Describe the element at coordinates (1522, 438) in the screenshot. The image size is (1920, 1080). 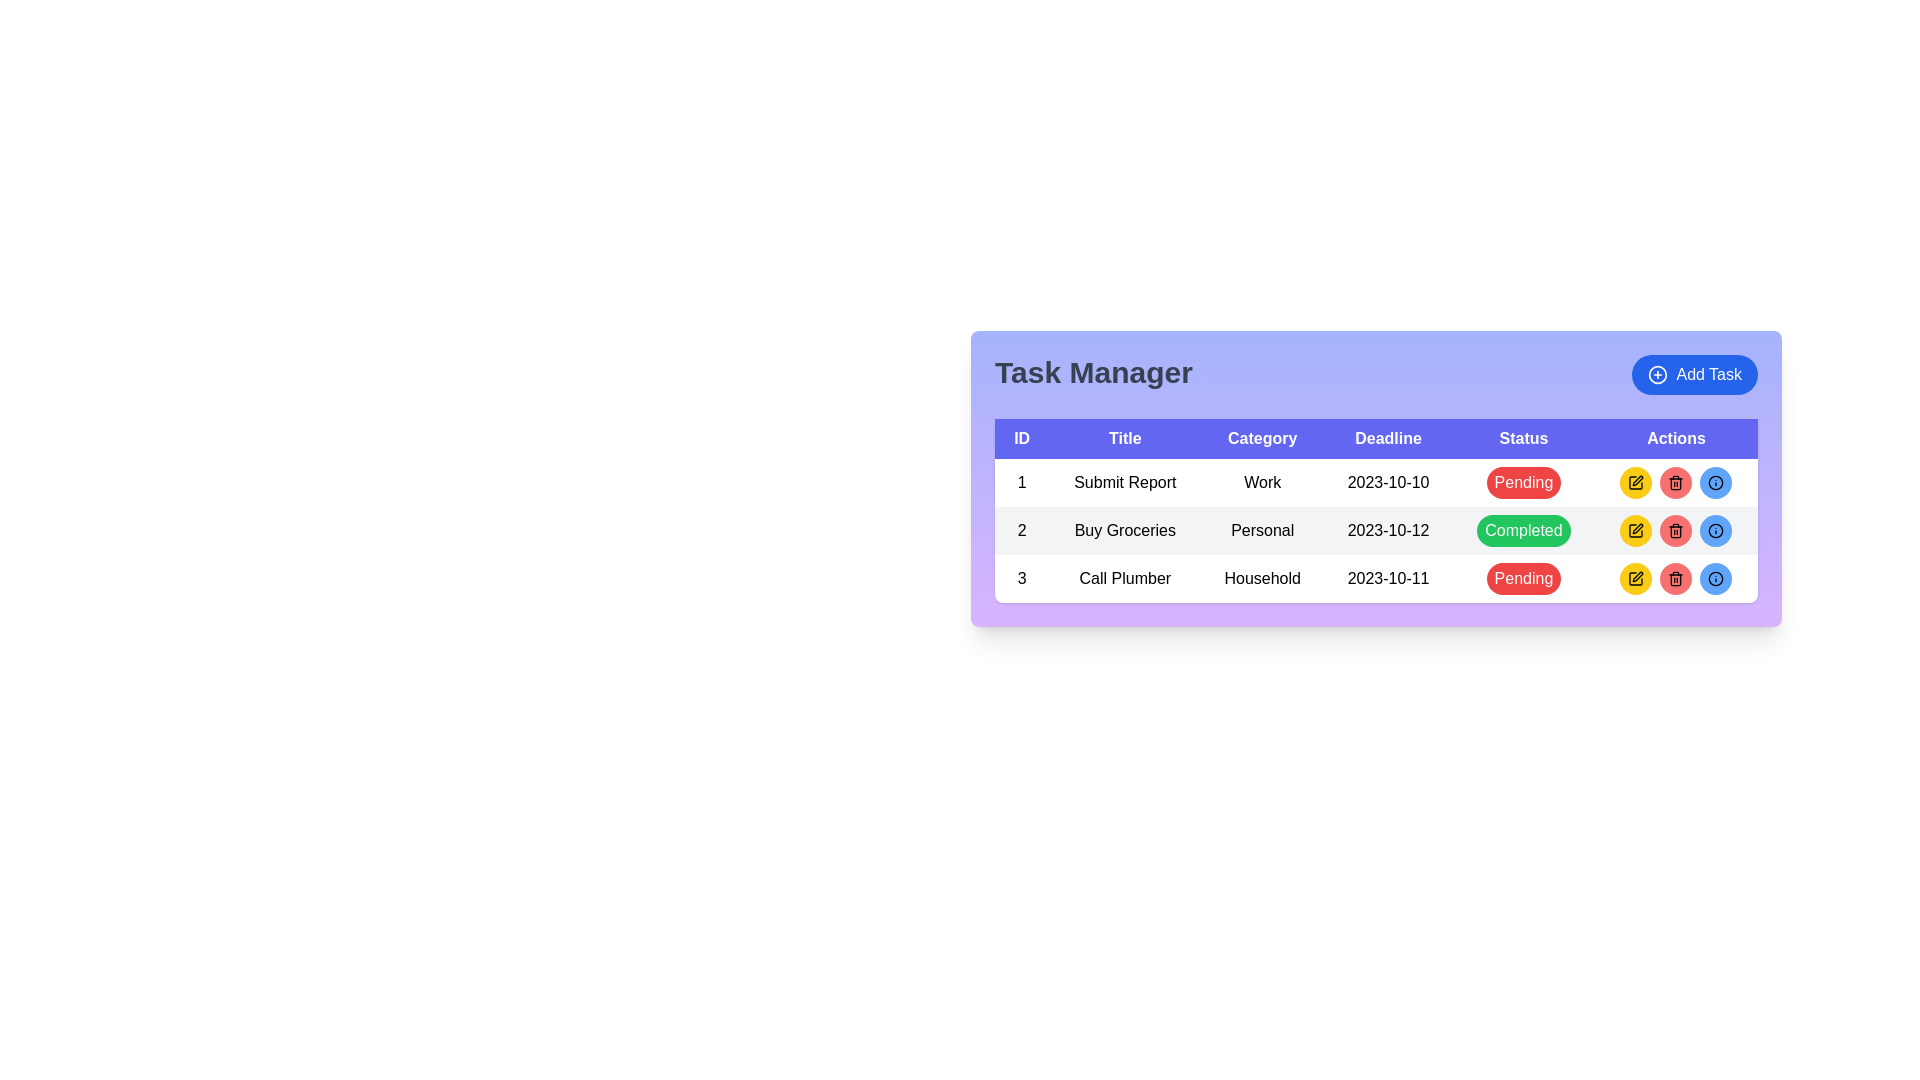
I see `text content of the Table Header Cell, which is the fifth column header indicating the status of the items listed below it` at that location.